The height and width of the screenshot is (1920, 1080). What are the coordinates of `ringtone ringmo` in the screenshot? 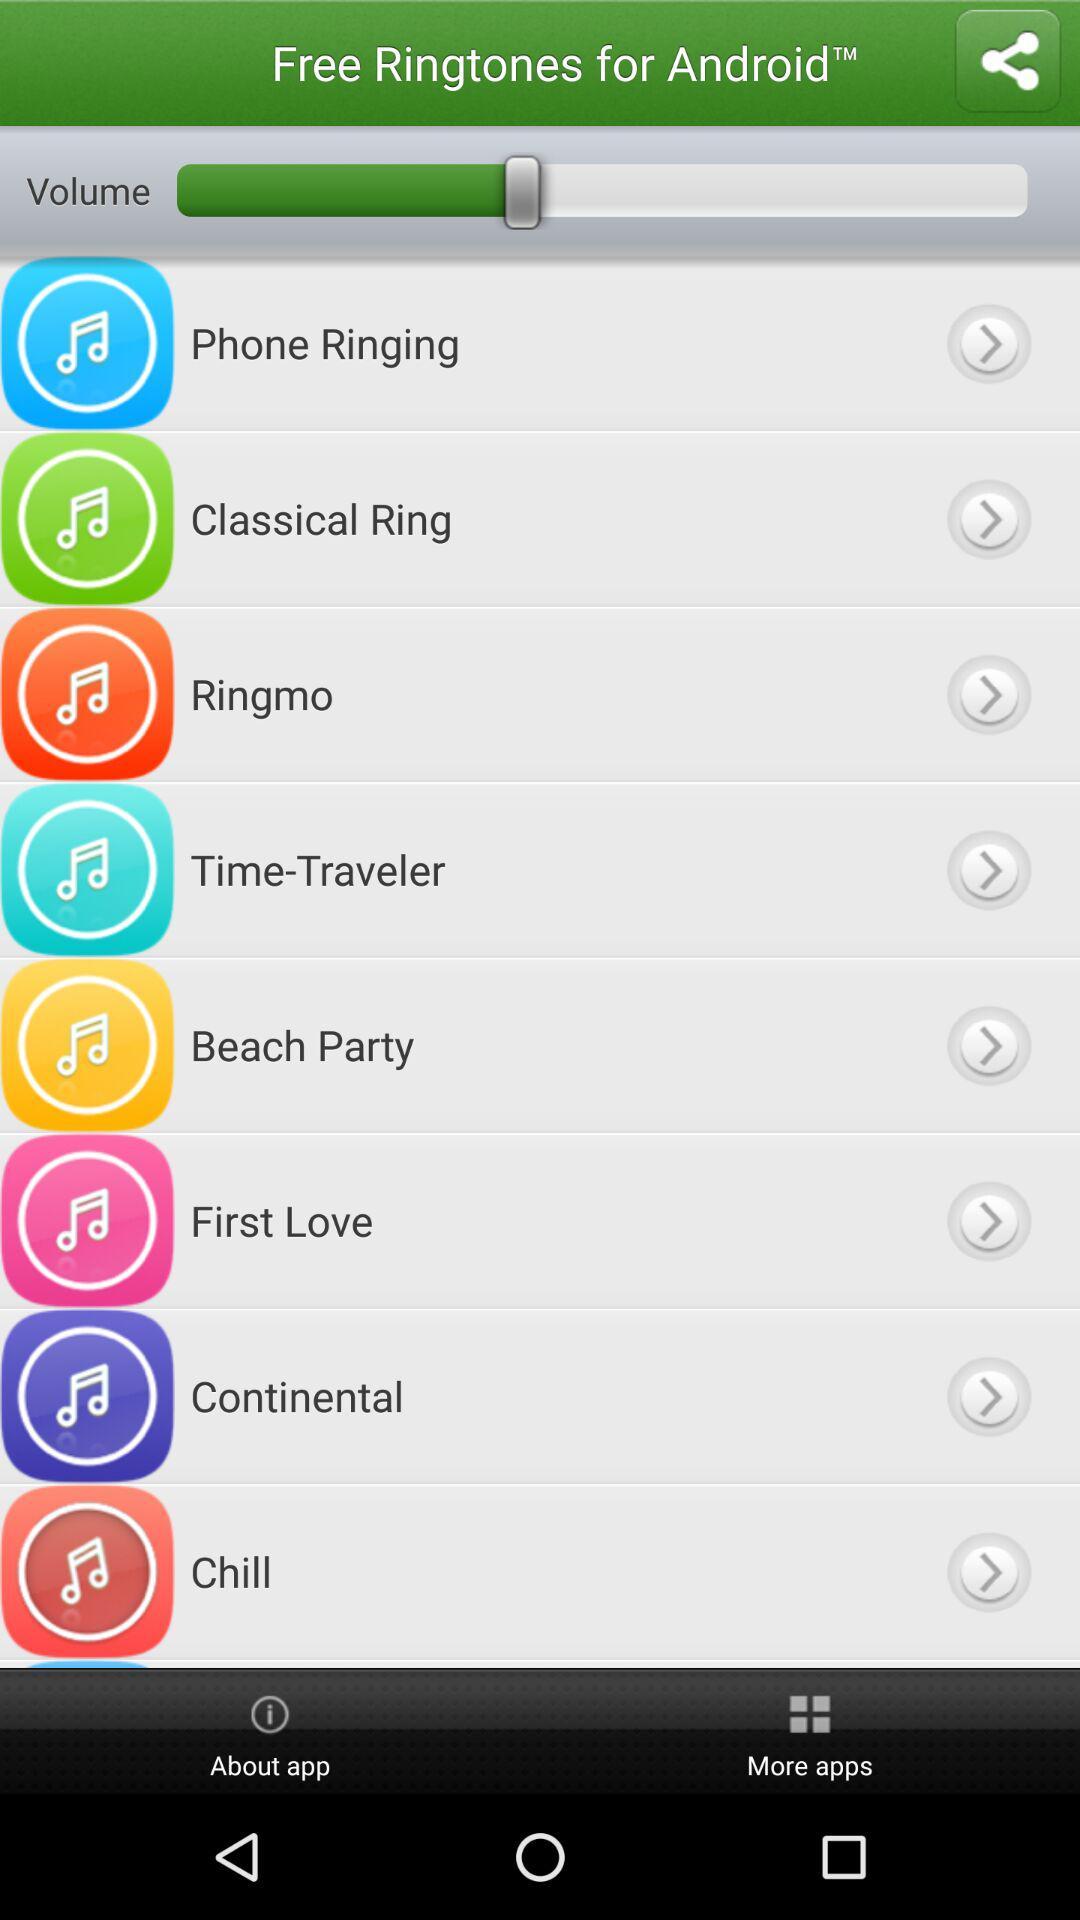 It's located at (987, 694).